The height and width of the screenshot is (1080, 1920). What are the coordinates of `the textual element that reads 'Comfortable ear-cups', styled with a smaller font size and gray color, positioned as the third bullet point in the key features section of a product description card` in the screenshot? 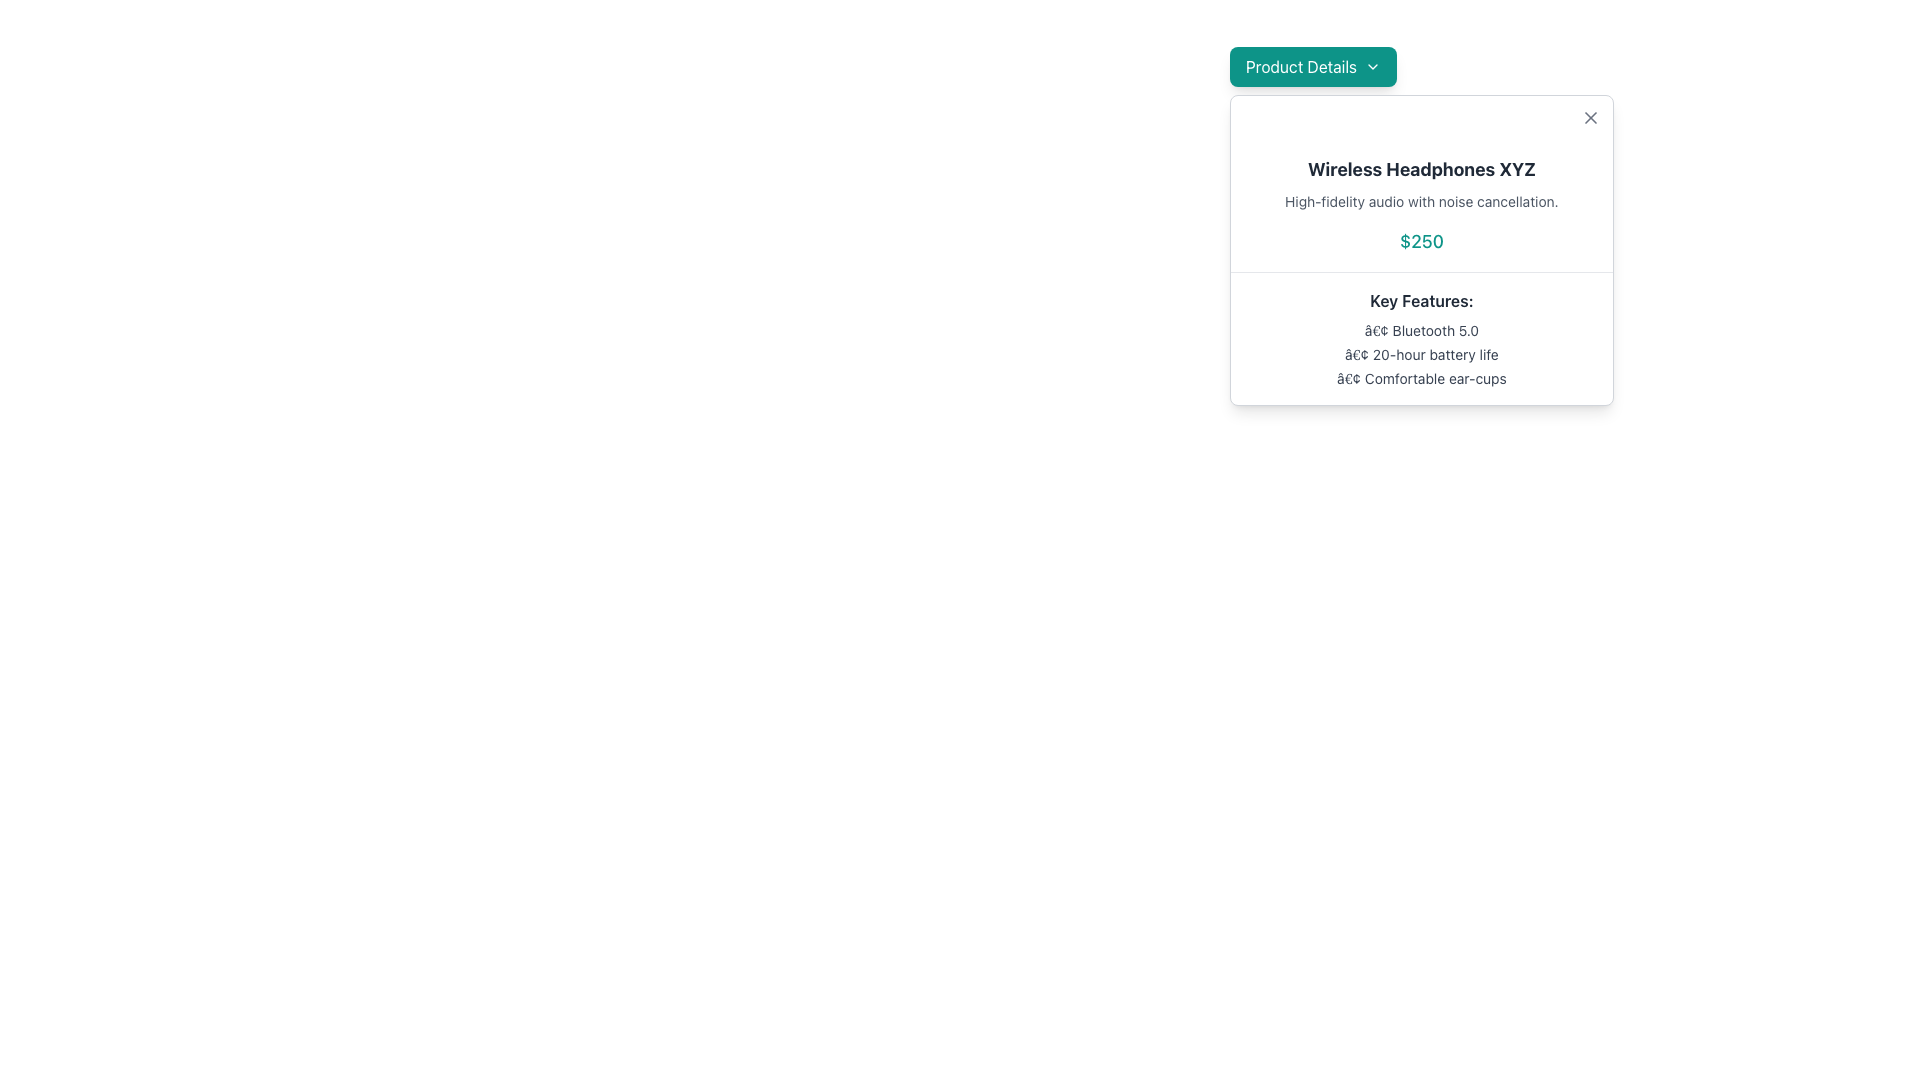 It's located at (1420, 378).